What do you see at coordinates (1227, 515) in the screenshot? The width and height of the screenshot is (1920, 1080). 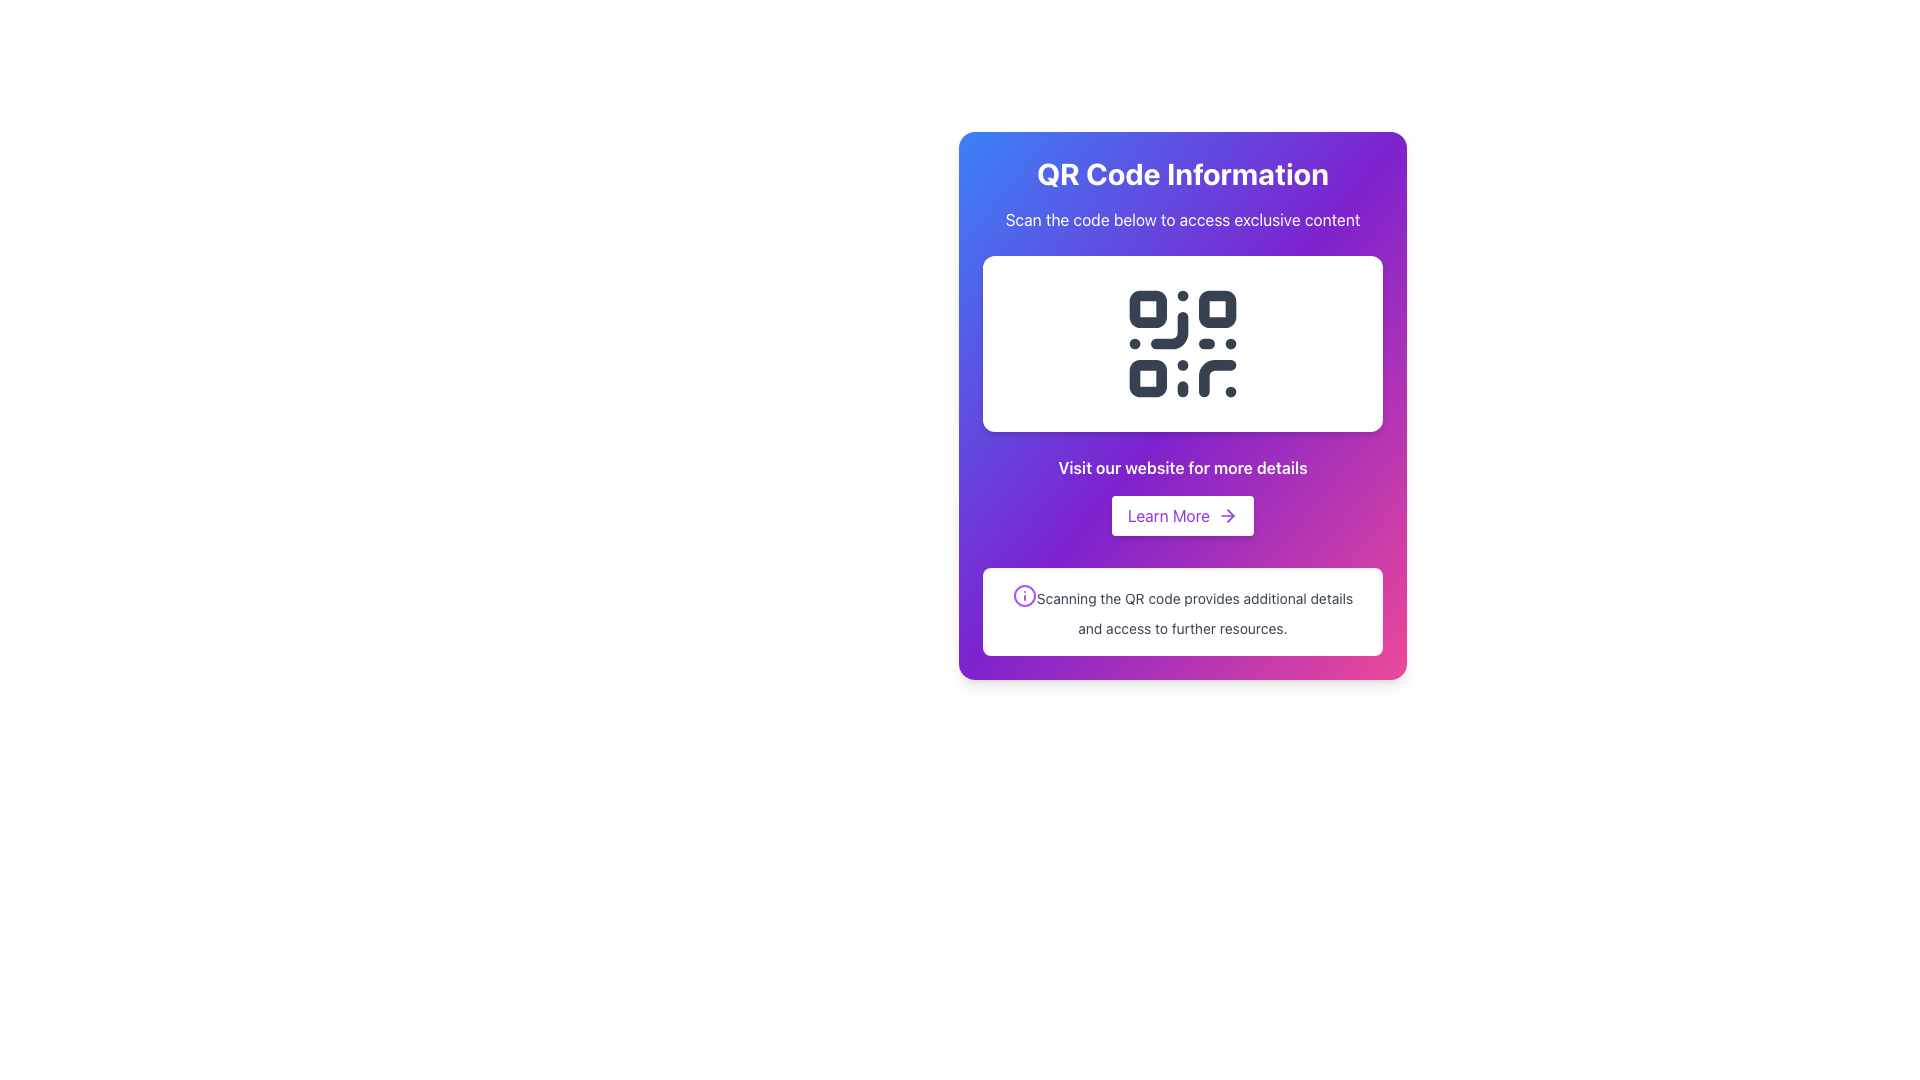 I see `the arrow icon located` at bounding box center [1227, 515].